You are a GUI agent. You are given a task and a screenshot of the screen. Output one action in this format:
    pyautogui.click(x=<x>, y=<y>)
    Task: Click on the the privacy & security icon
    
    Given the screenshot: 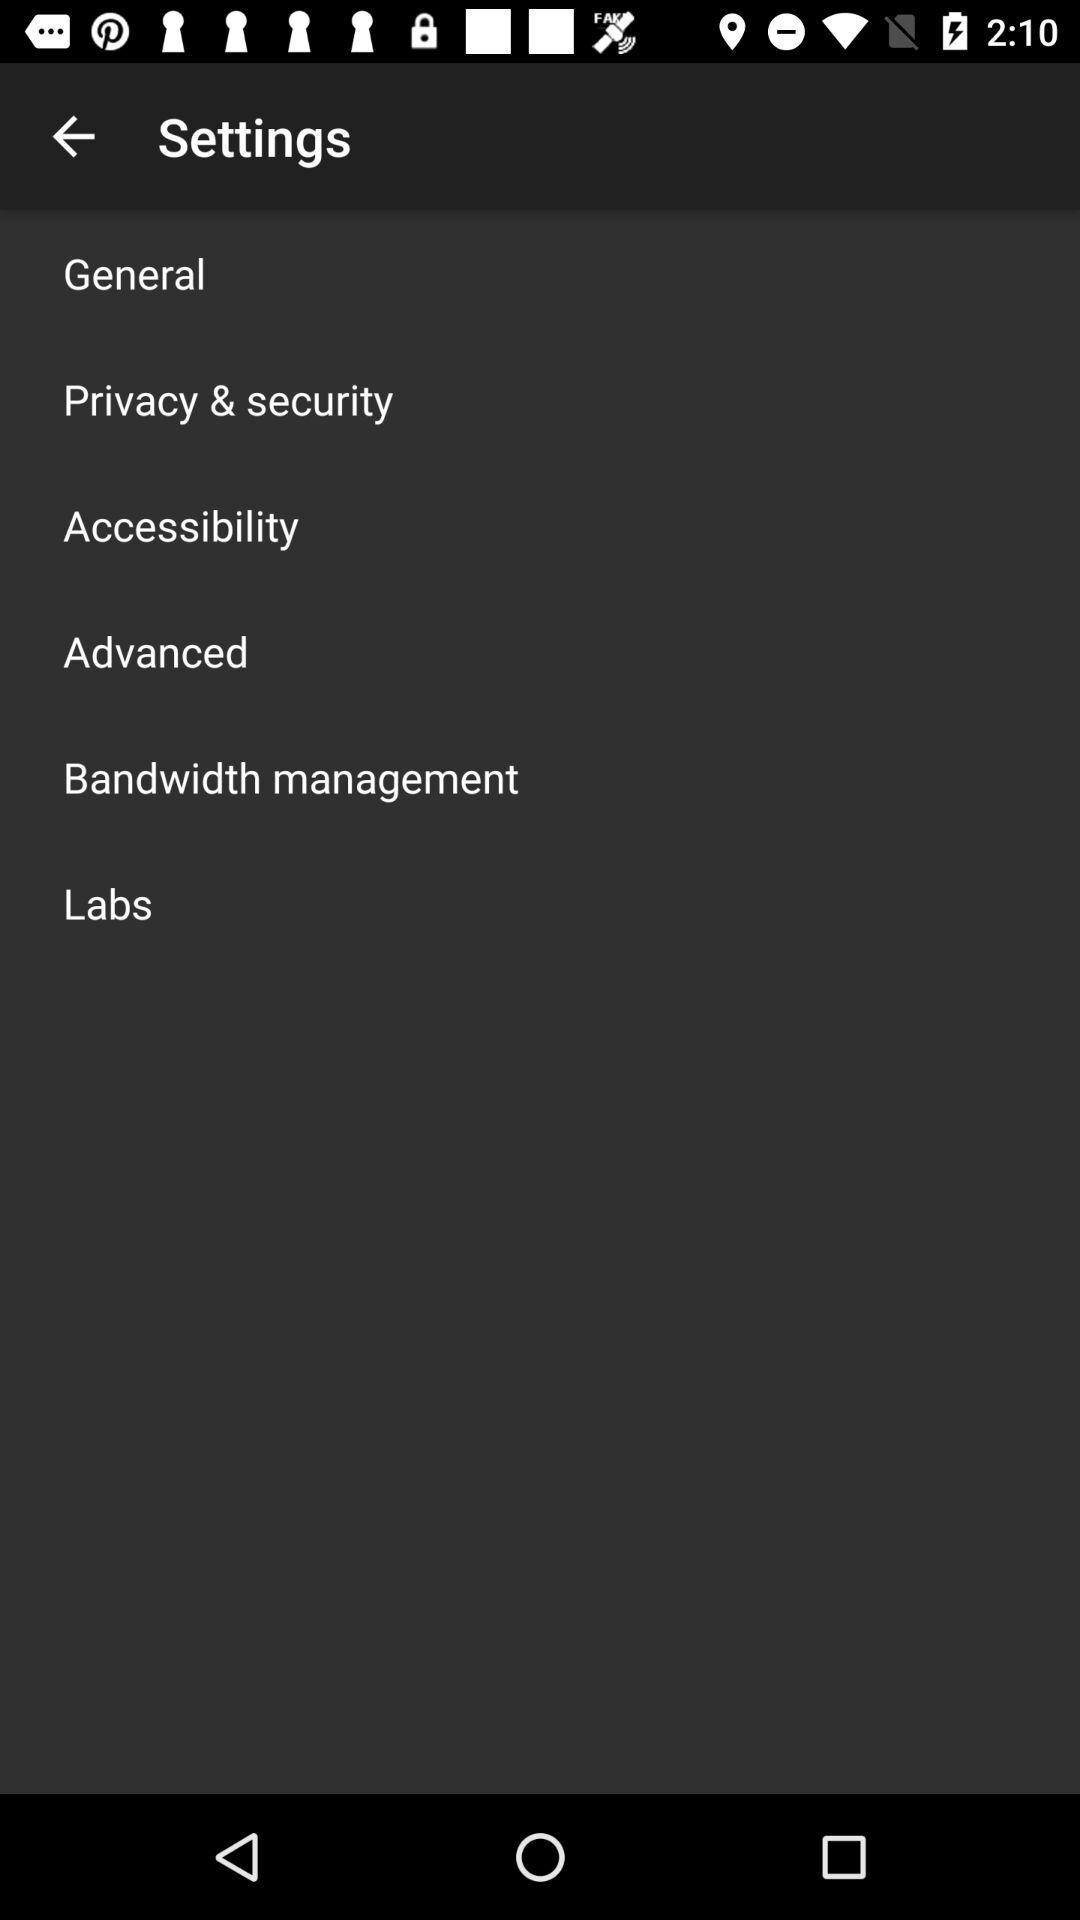 What is the action you would take?
    pyautogui.click(x=227, y=398)
    